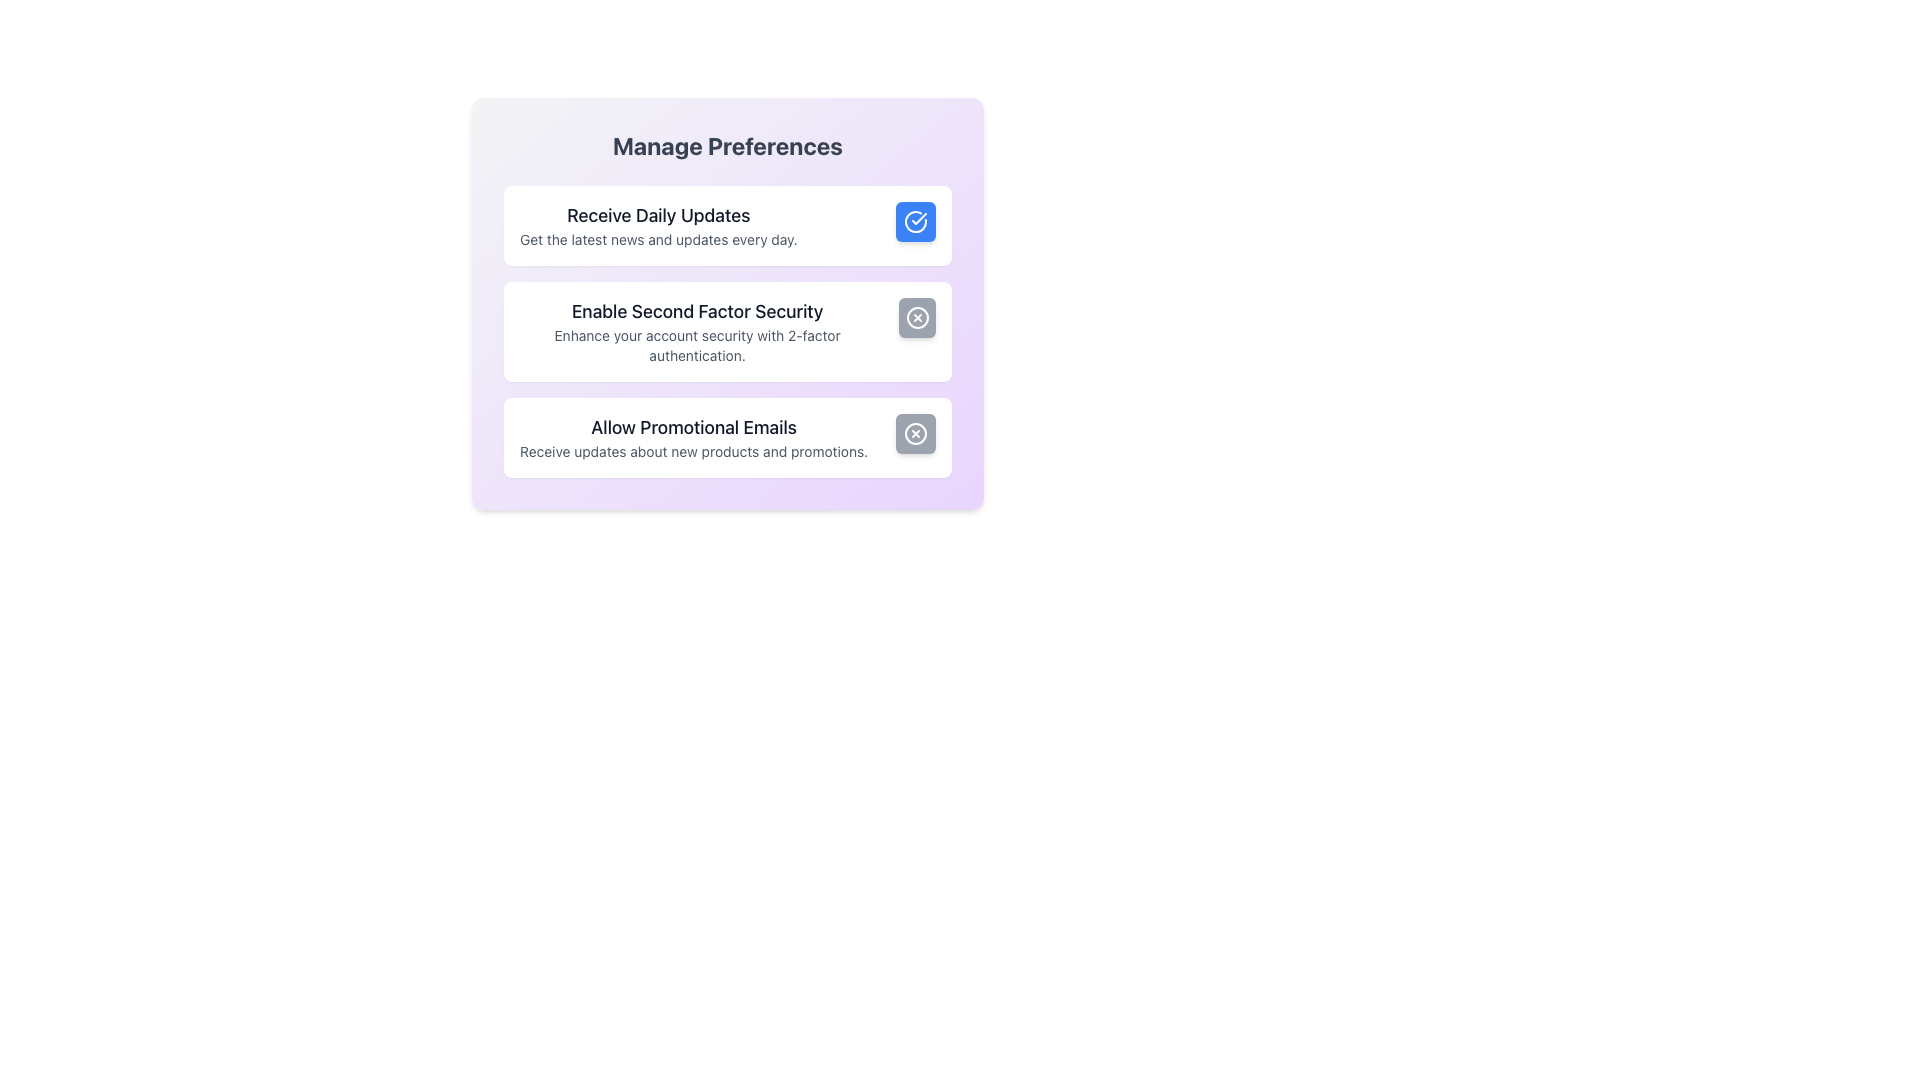 The height and width of the screenshot is (1080, 1920). I want to click on the toggle button located, so click(916, 316).